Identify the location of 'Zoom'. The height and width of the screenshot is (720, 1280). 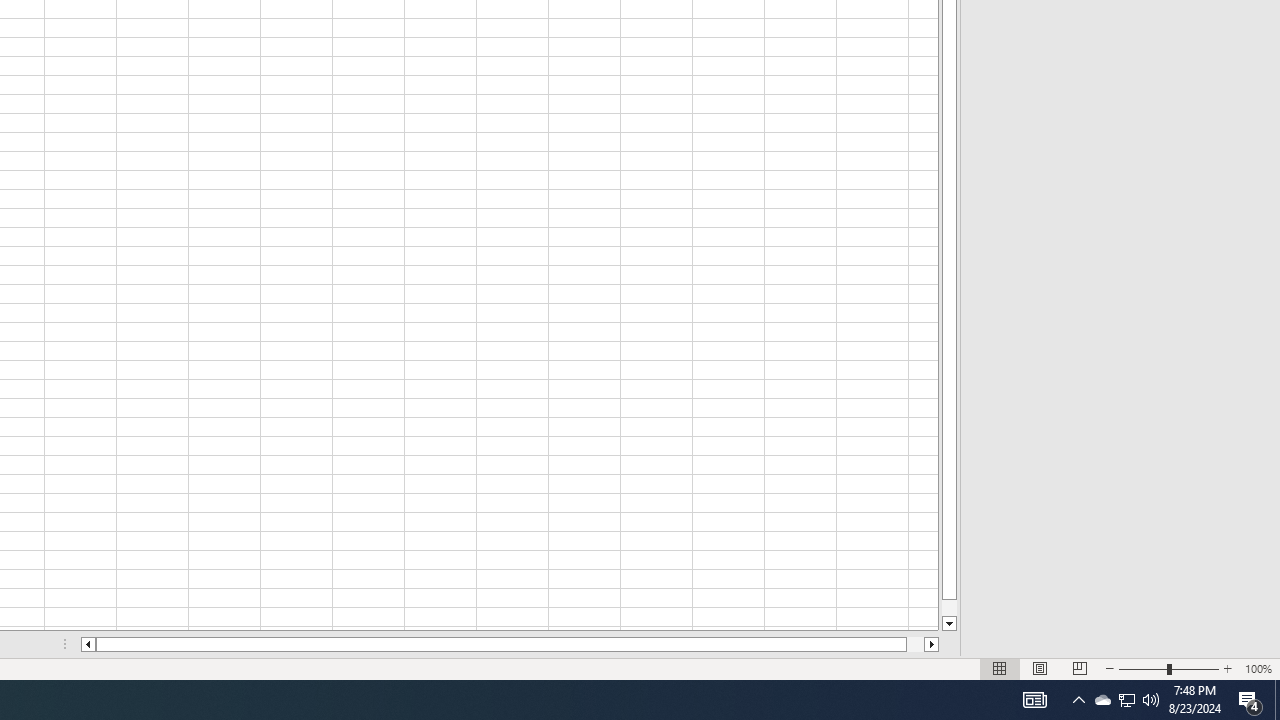
(1168, 669).